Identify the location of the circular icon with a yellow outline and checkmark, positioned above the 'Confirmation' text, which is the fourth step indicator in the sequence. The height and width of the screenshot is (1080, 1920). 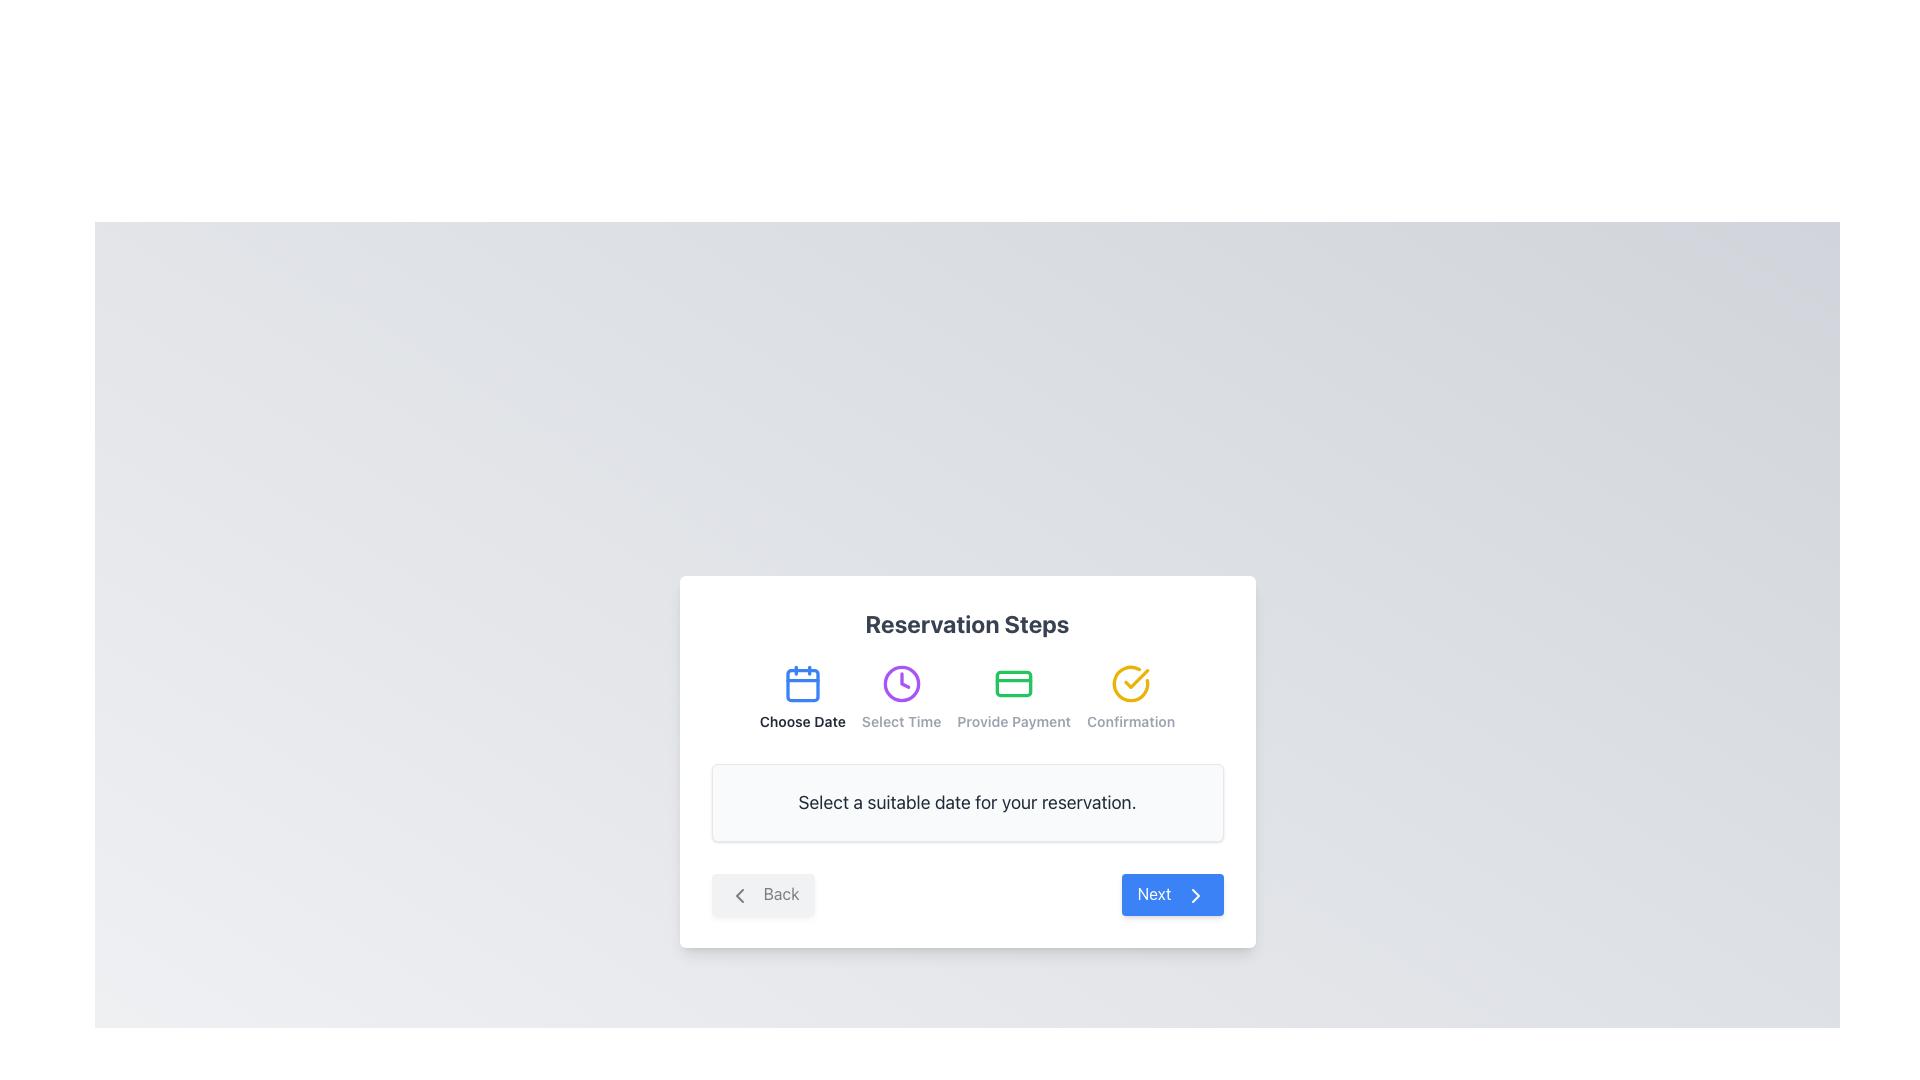
(1131, 683).